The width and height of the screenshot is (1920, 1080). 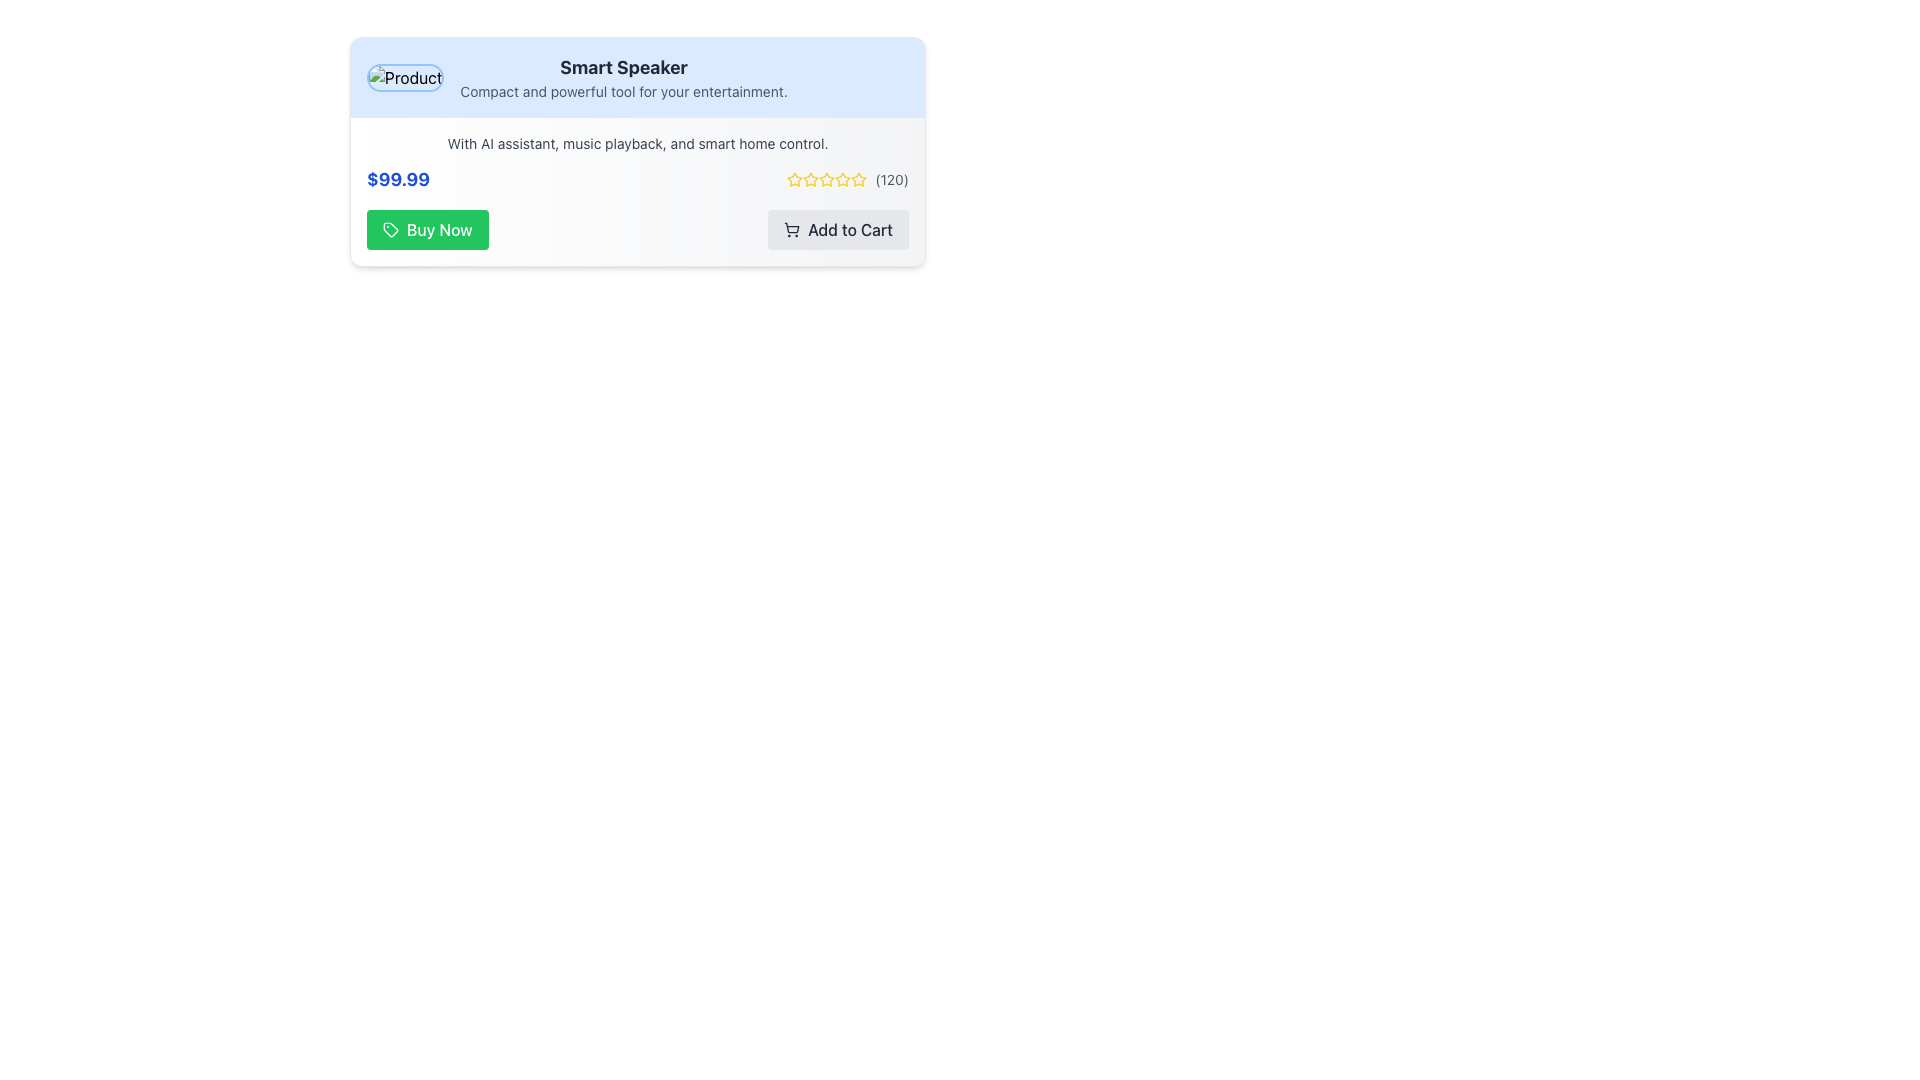 I want to click on the third yellow star in the horizontal row of rating stars to rate it, so click(x=811, y=180).